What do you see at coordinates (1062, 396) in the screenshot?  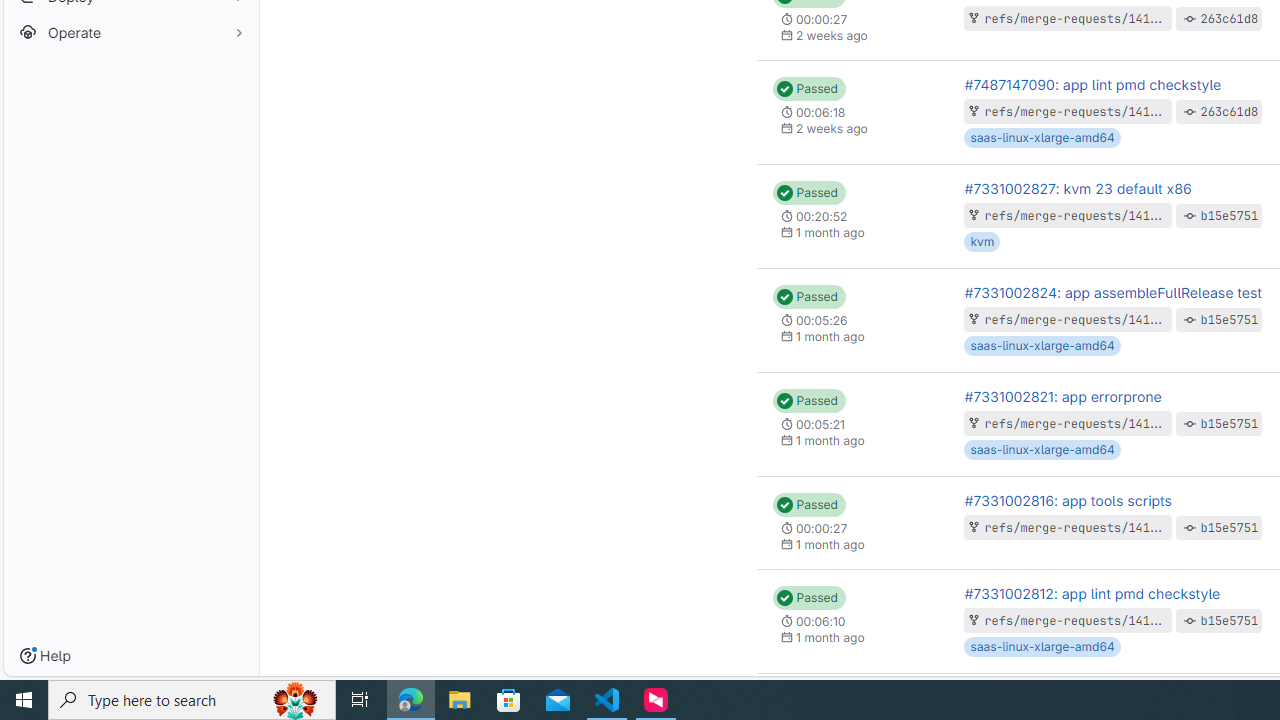 I see `'#7331002821: app errorprone'` at bounding box center [1062, 396].